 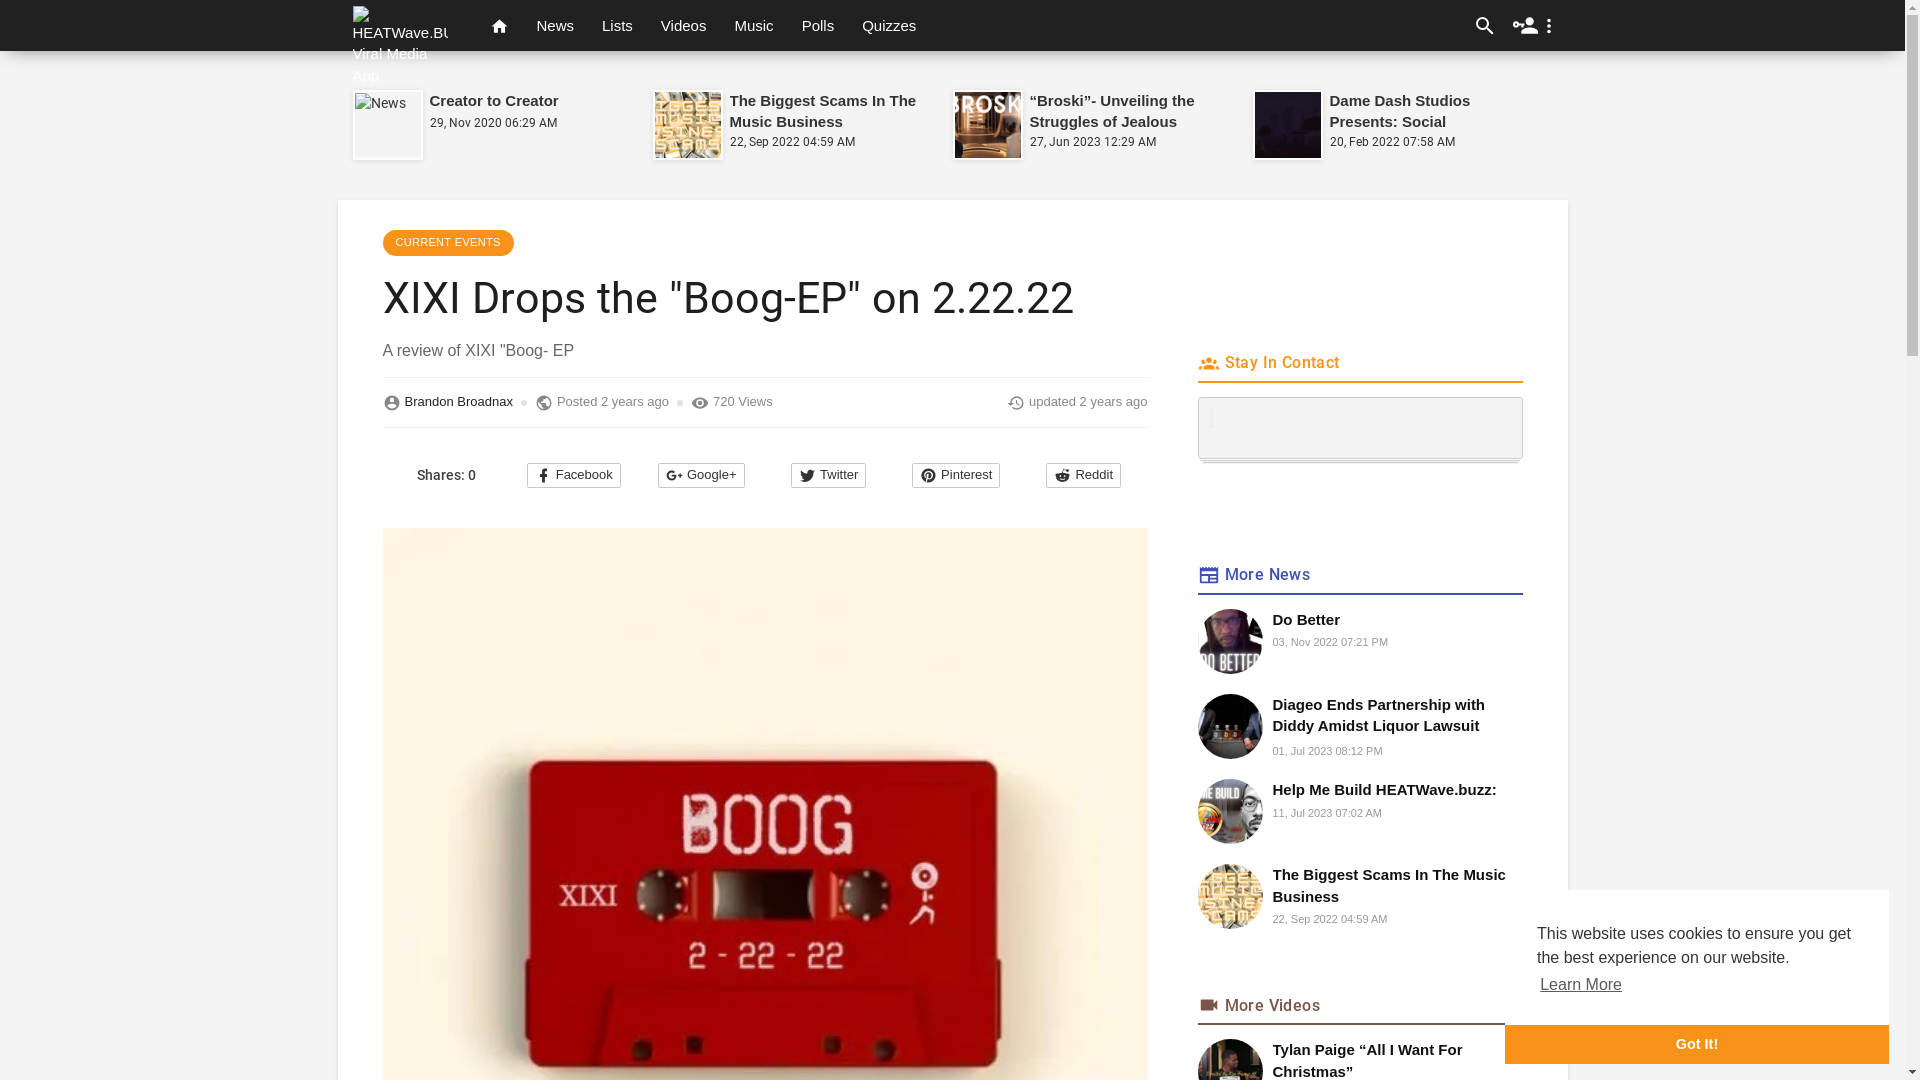 I want to click on 'Facebook', so click(x=573, y=475).